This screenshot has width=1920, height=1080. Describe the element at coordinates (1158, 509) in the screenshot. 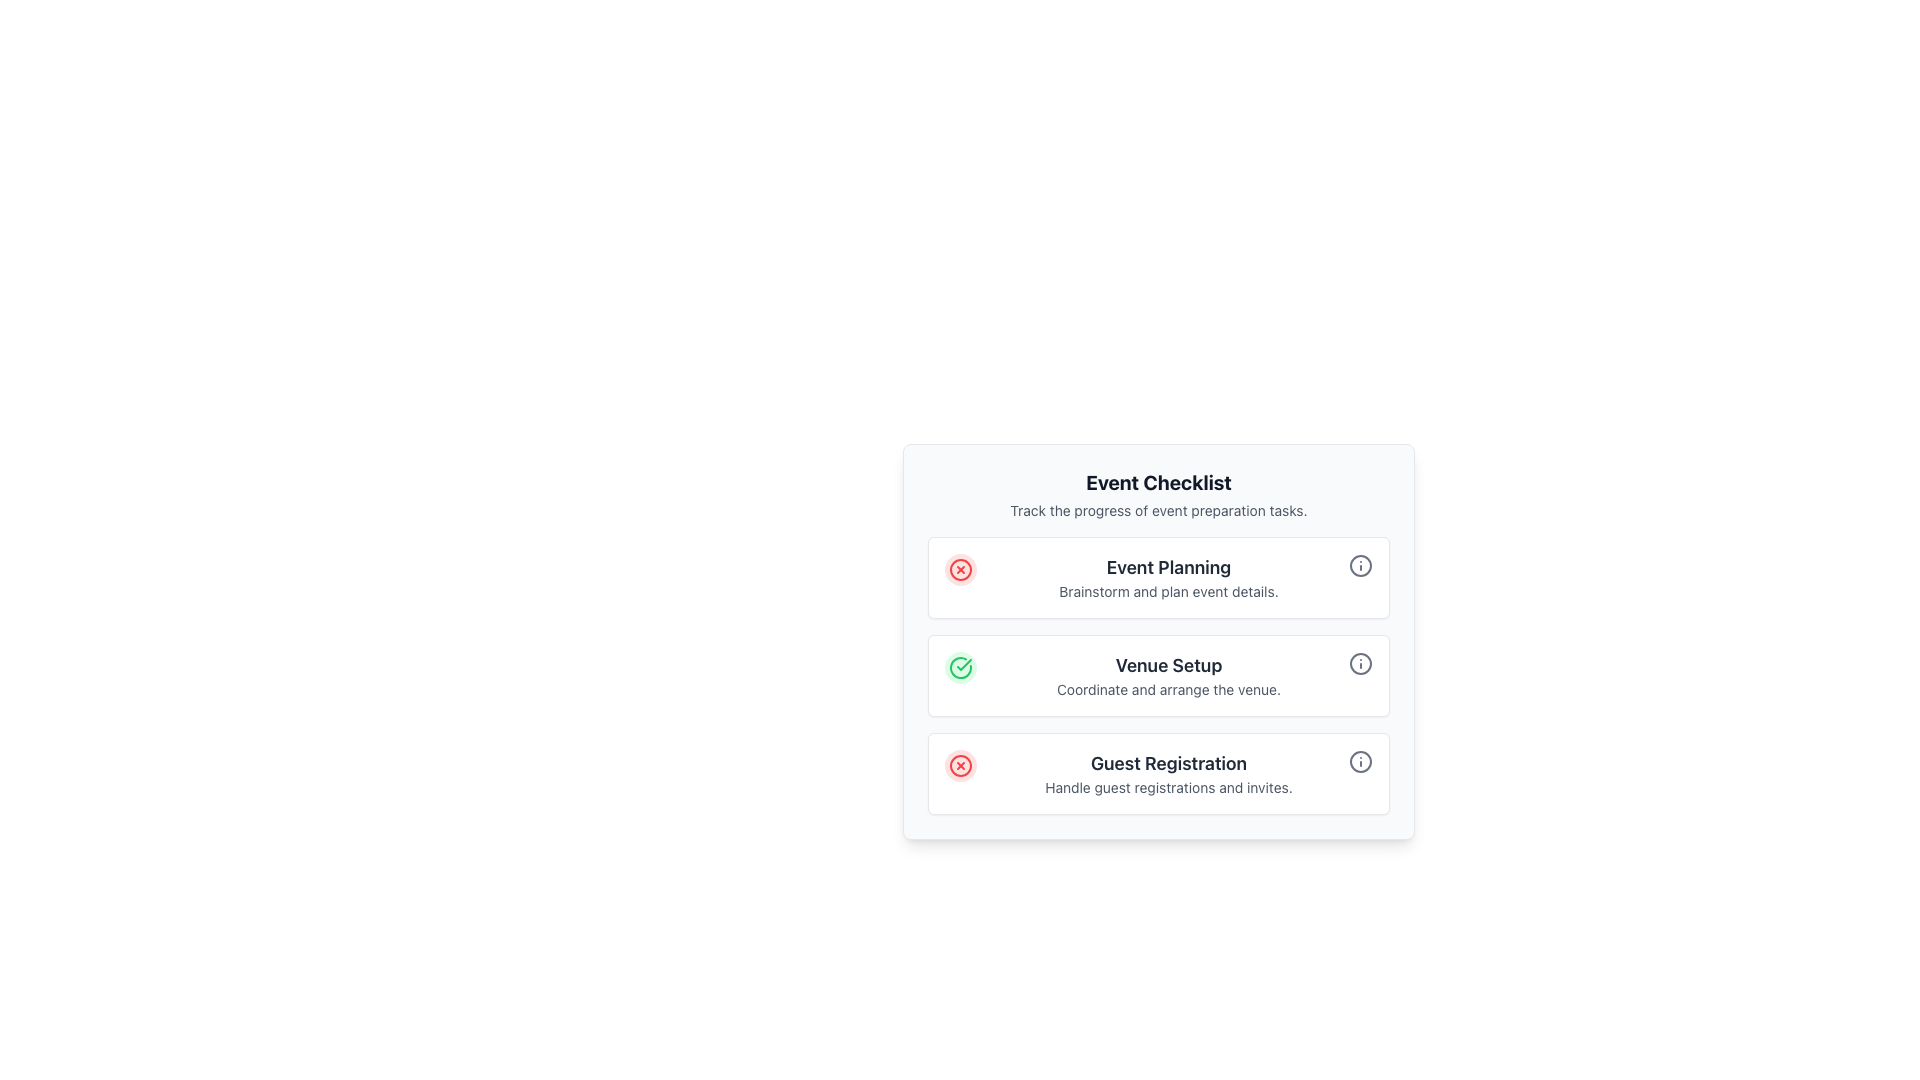

I see `the text element that contains 'Track the progress of event preparation tasks.', located directly under the 'Event Checklist' heading` at that location.